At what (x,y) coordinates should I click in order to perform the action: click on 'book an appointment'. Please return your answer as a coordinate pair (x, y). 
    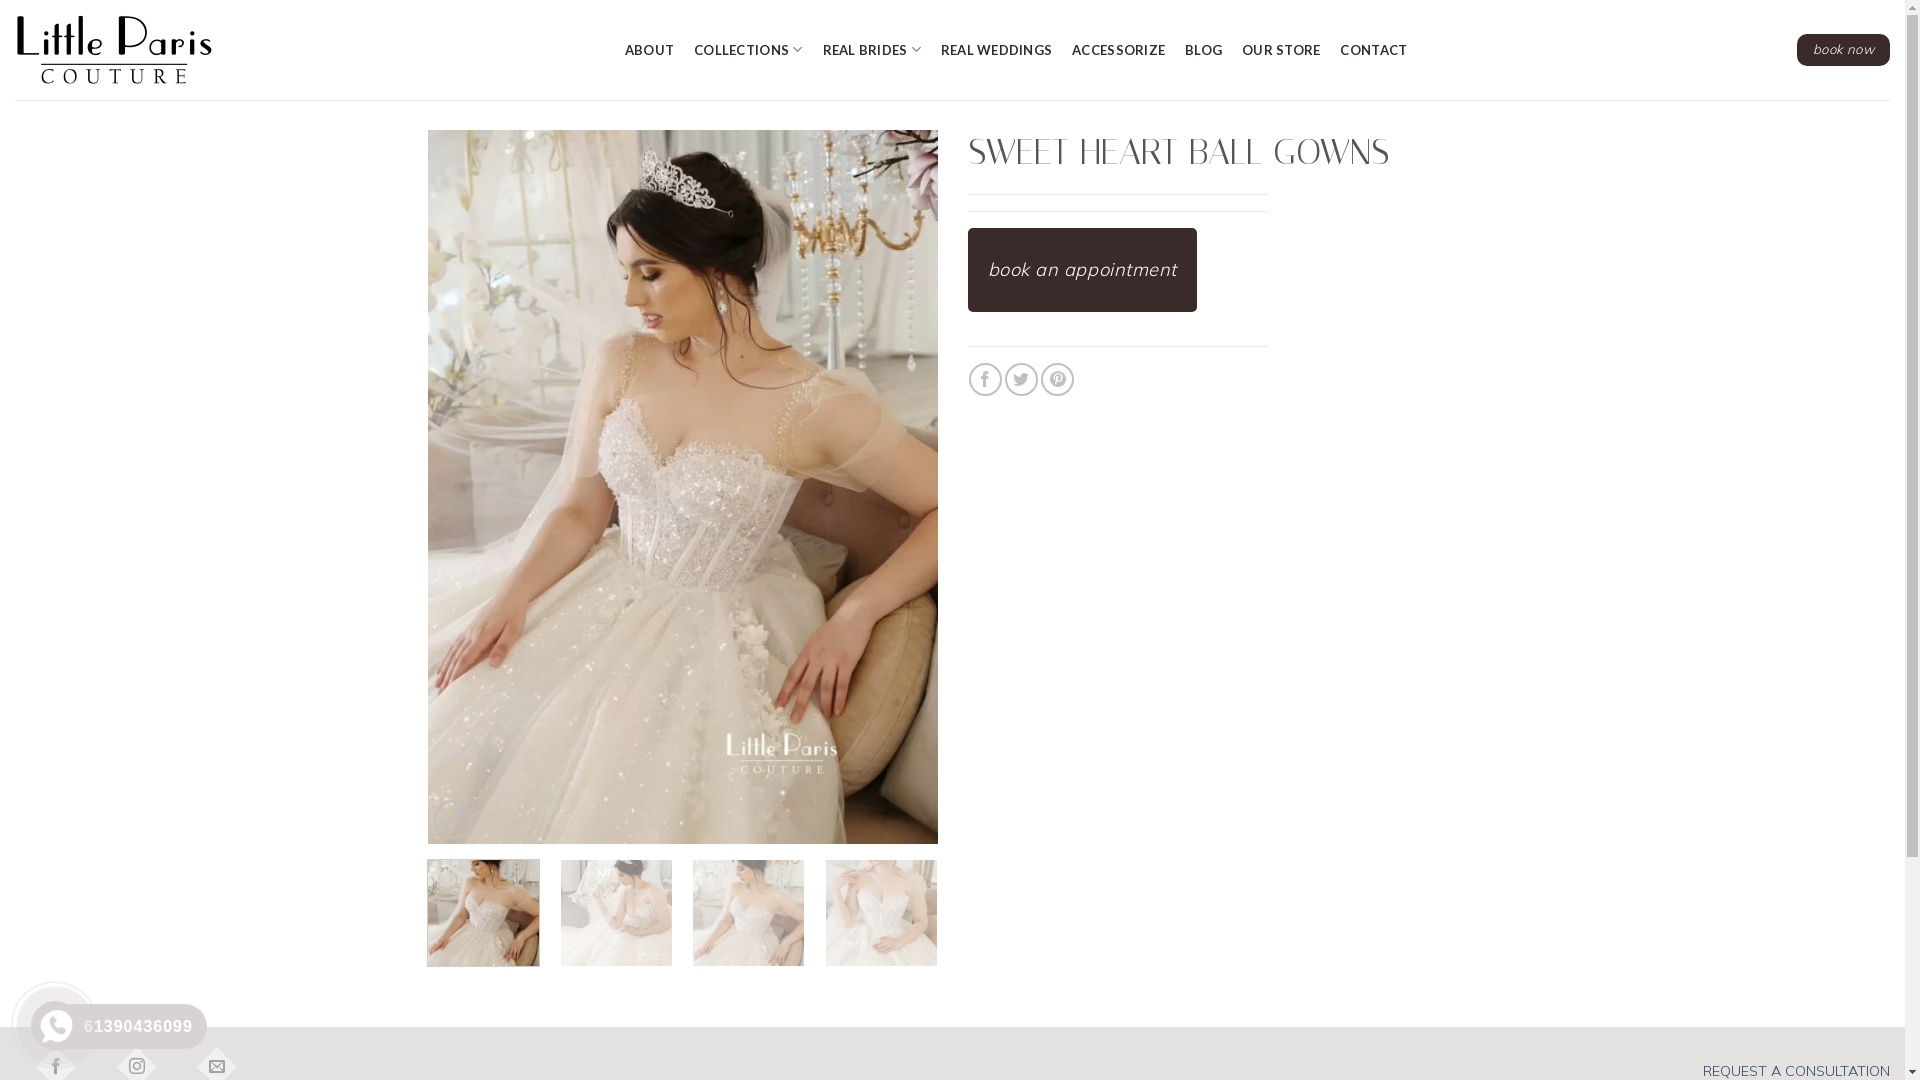
    Looking at the image, I should click on (1082, 270).